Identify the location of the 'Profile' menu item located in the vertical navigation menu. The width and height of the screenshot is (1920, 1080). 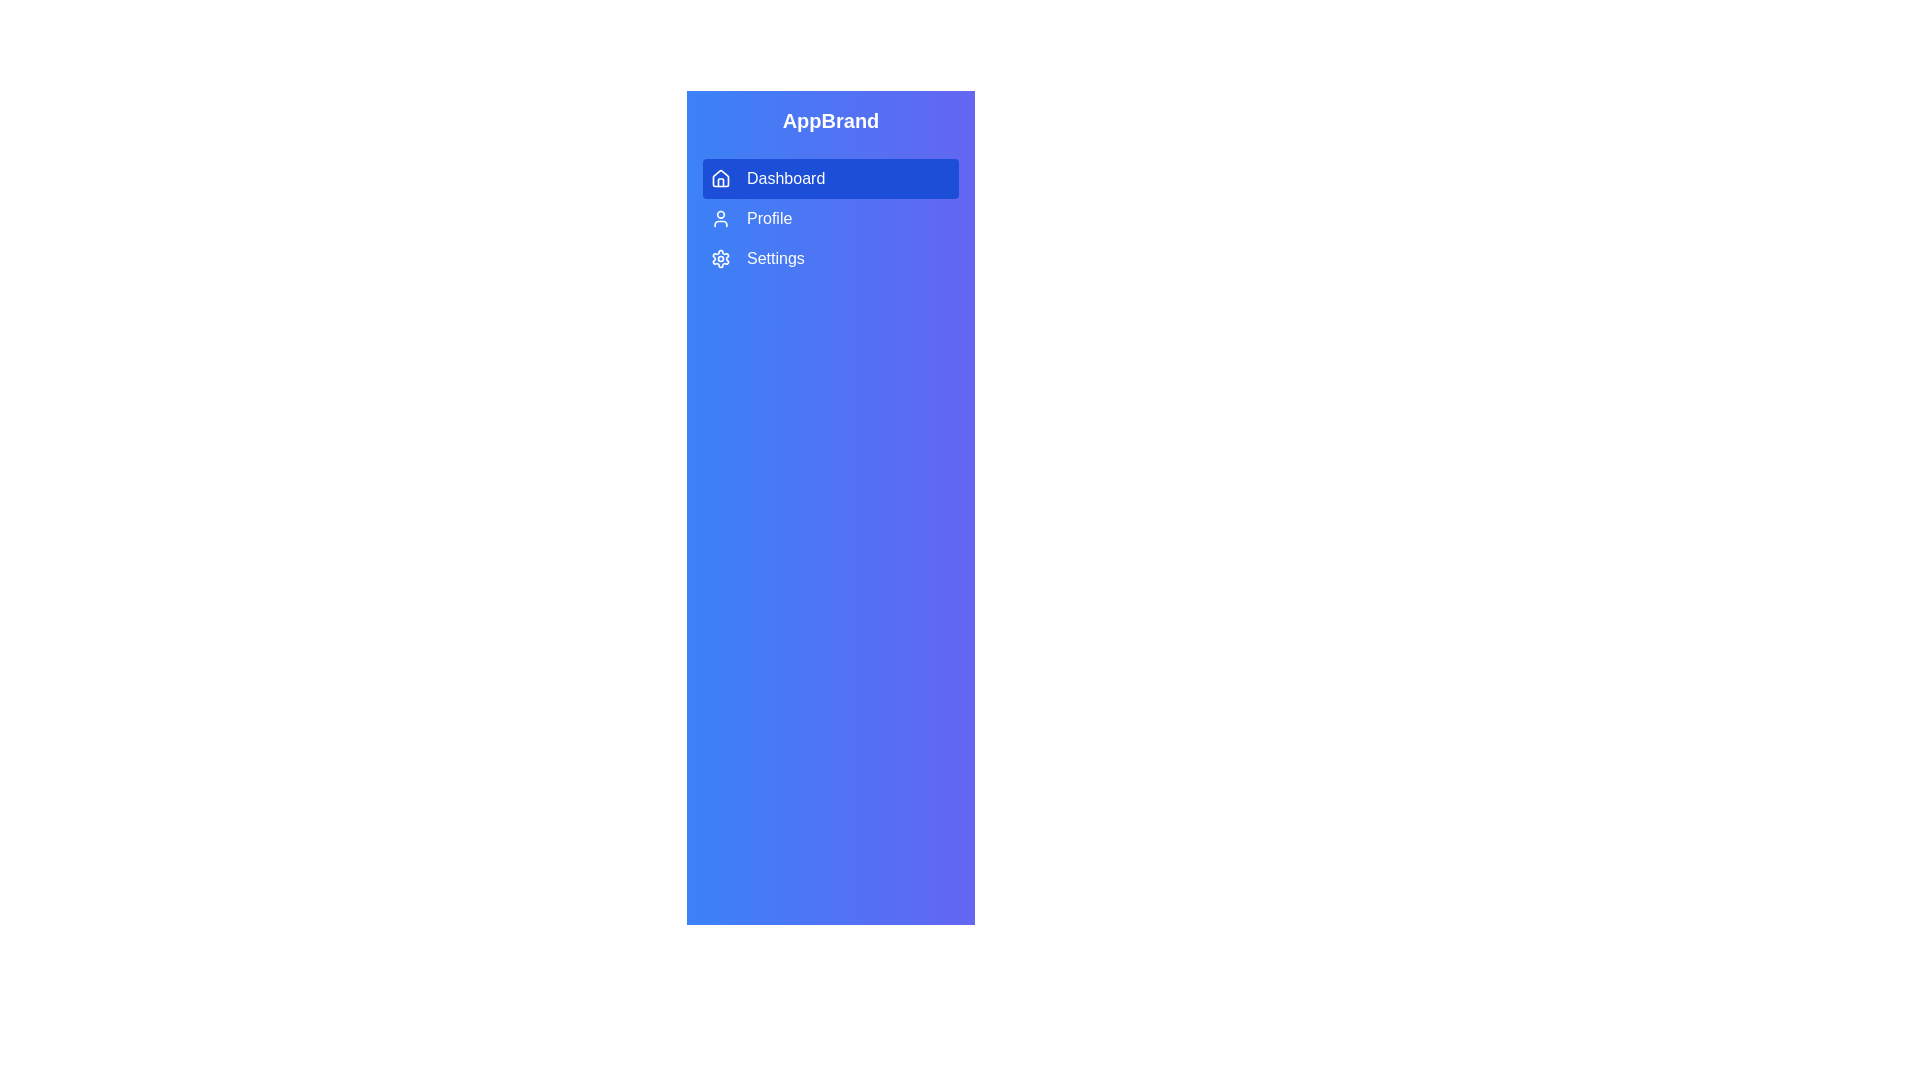
(830, 219).